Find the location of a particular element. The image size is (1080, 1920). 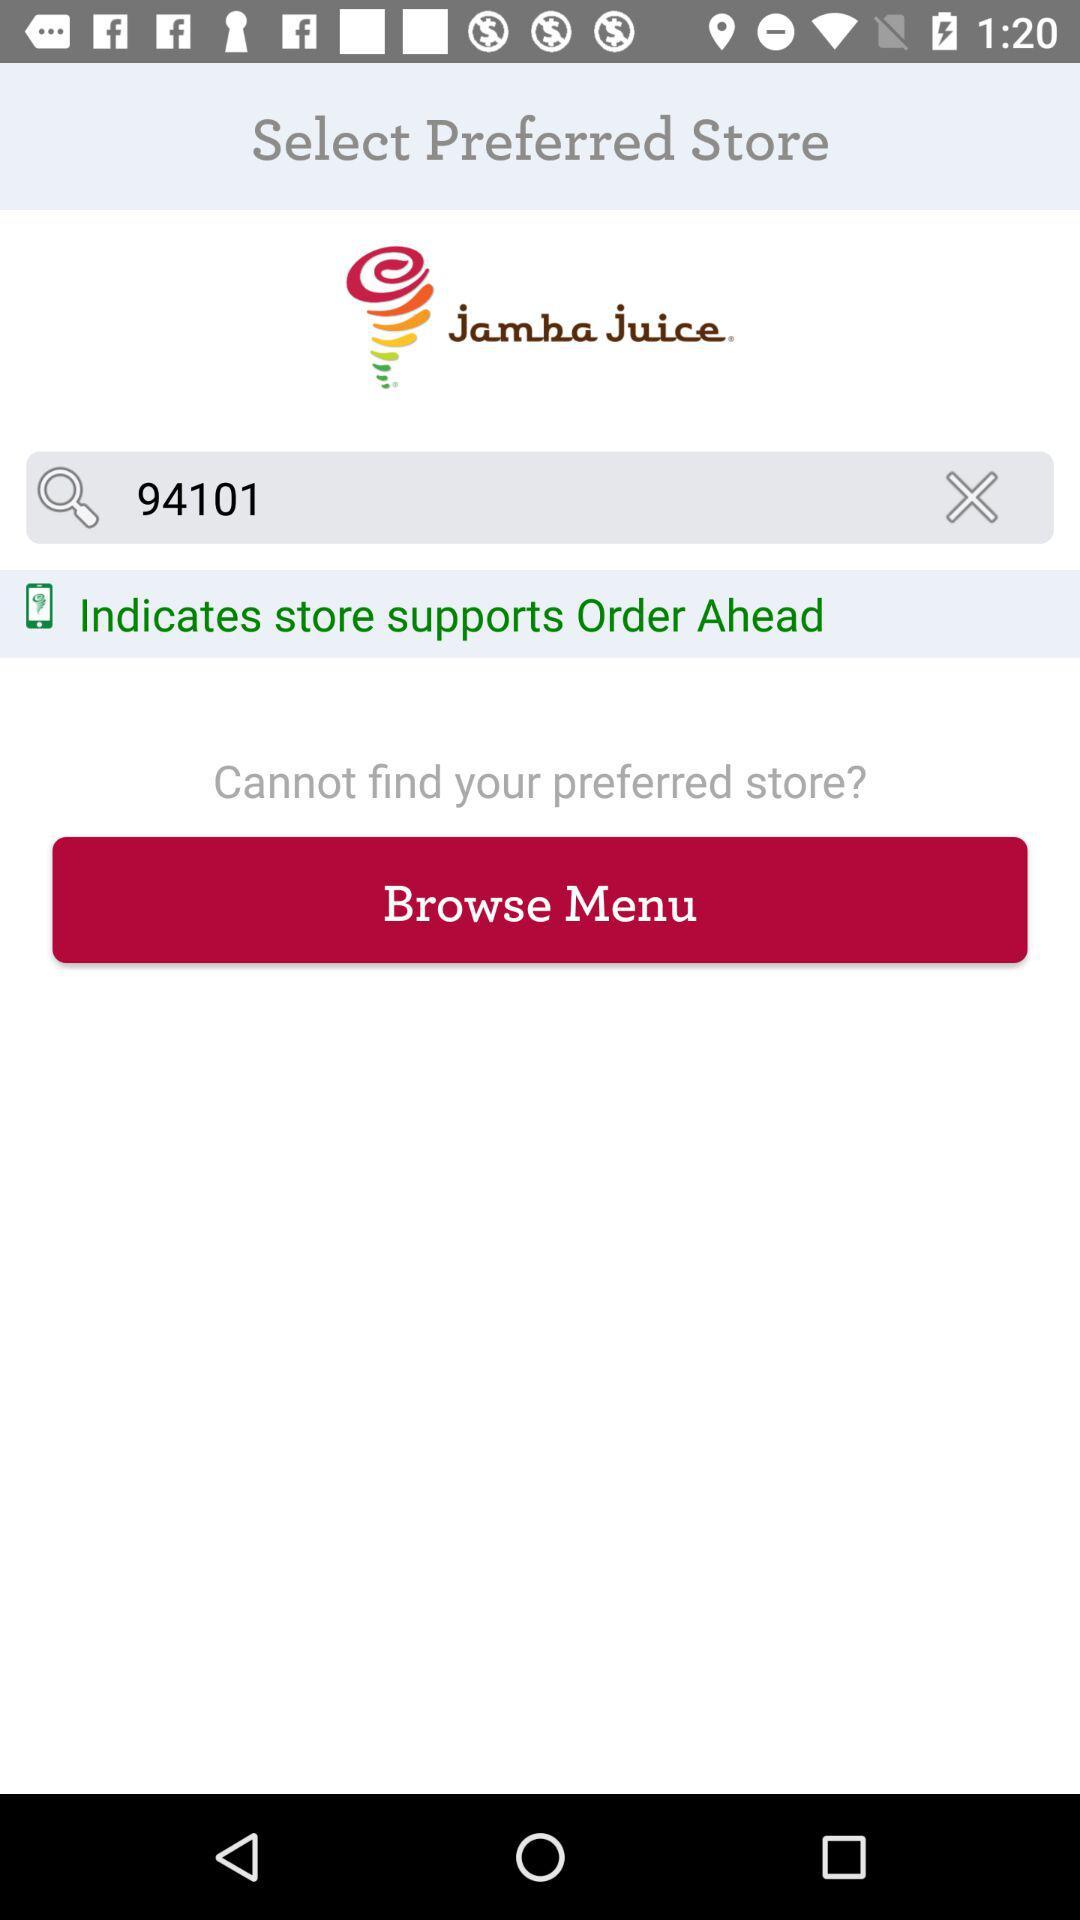

the close icon is located at coordinates (977, 497).